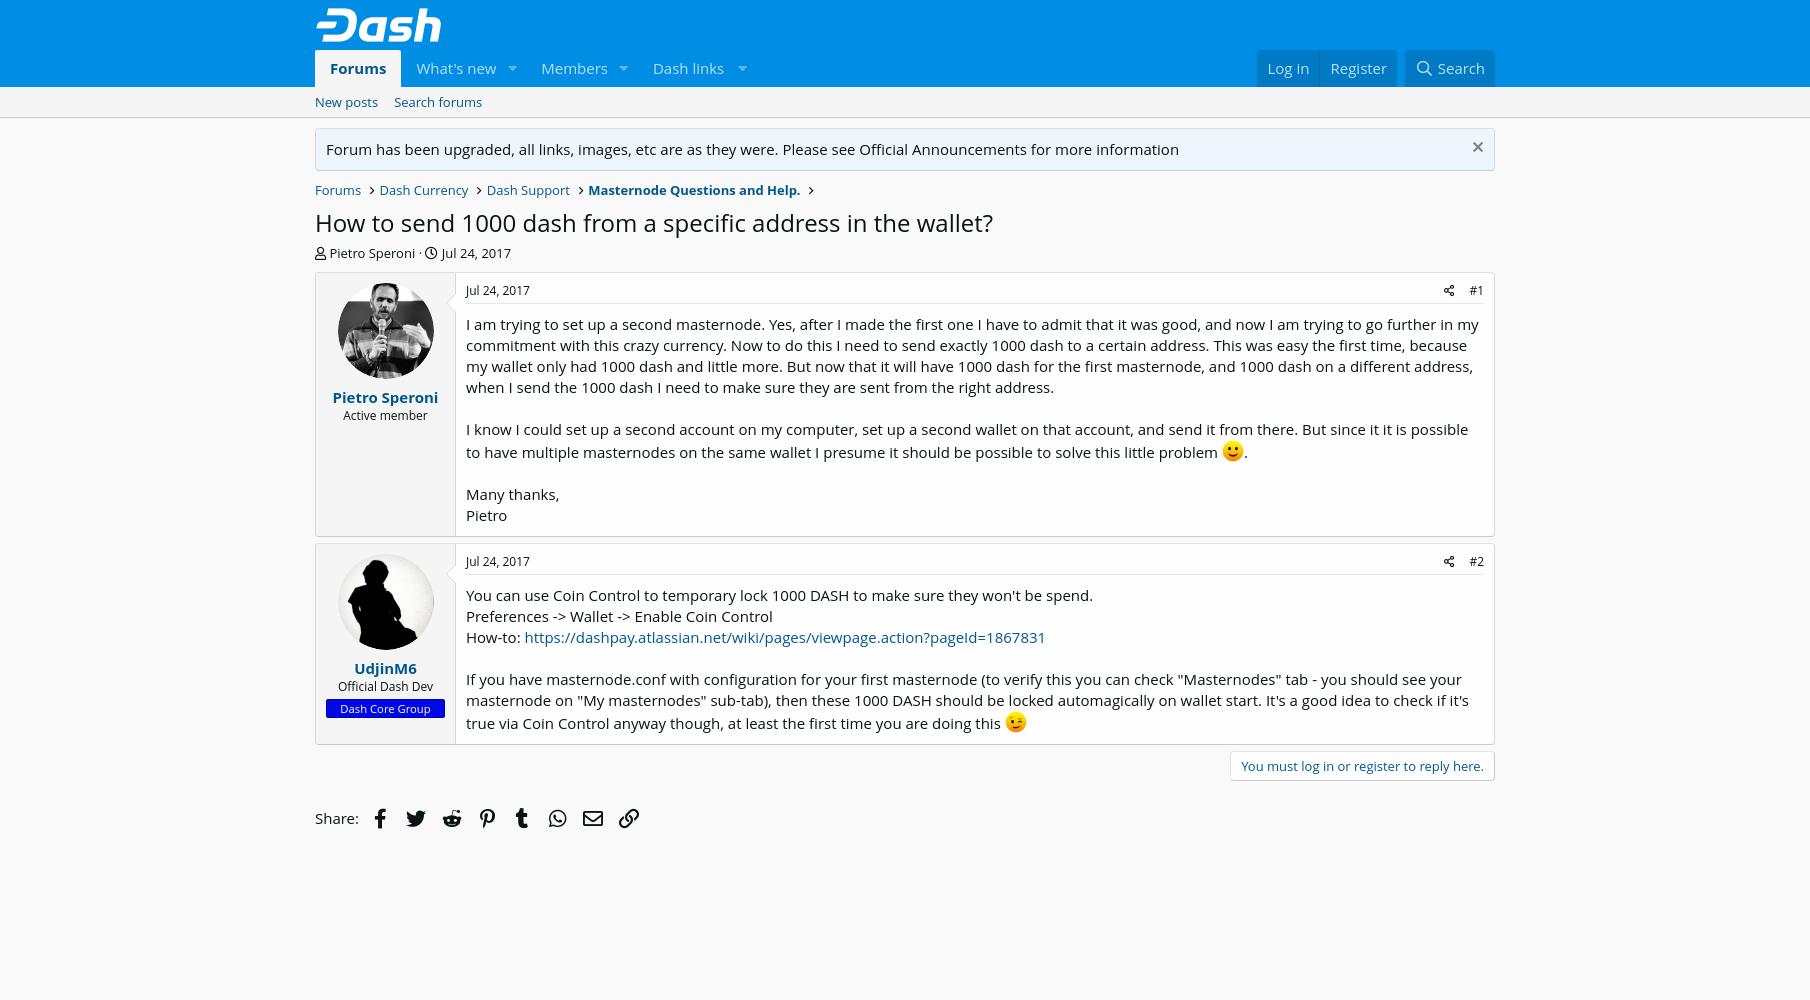  What do you see at coordinates (385, 685) in the screenshot?
I see `'Official Dash Dev'` at bounding box center [385, 685].